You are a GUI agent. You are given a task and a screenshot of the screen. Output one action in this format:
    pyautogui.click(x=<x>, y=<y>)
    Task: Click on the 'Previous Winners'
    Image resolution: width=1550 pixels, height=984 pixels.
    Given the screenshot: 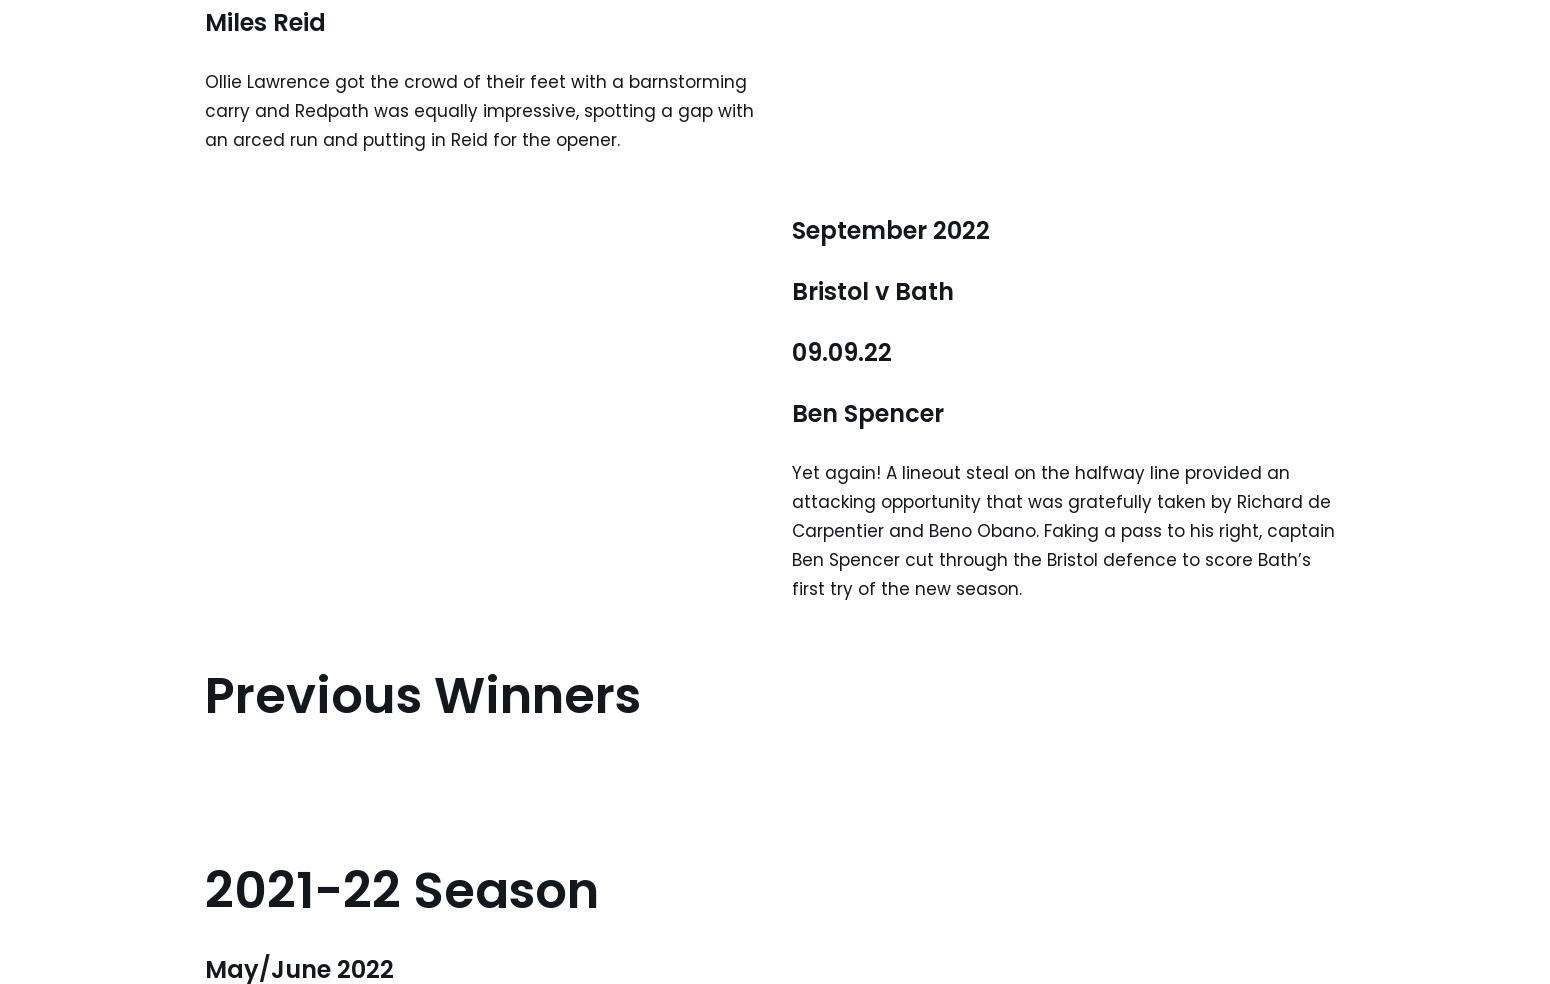 What is the action you would take?
    pyautogui.click(x=422, y=694)
    